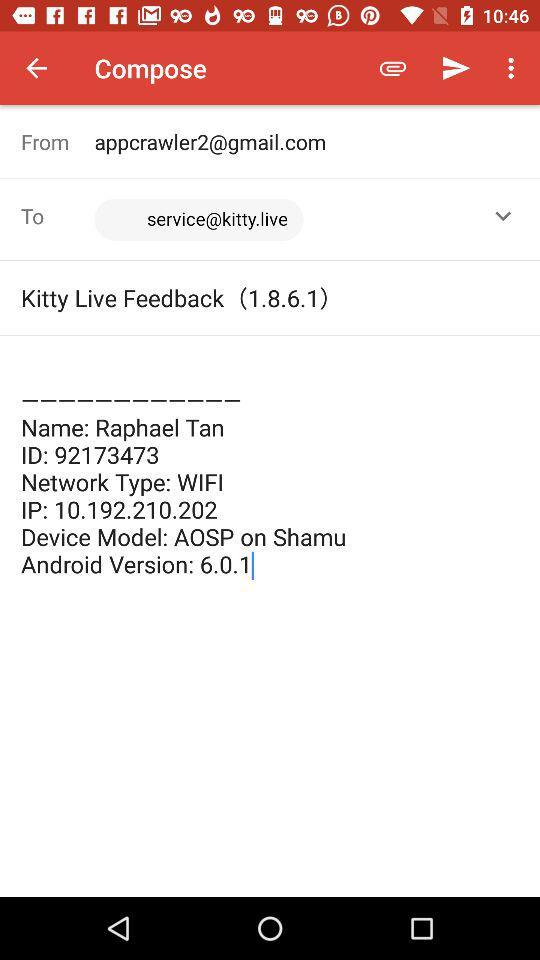 The image size is (540, 960). What do you see at coordinates (57, 216) in the screenshot?
I see `the icon next to the <service@kitty.live>,` at bounding box center [57, 216].